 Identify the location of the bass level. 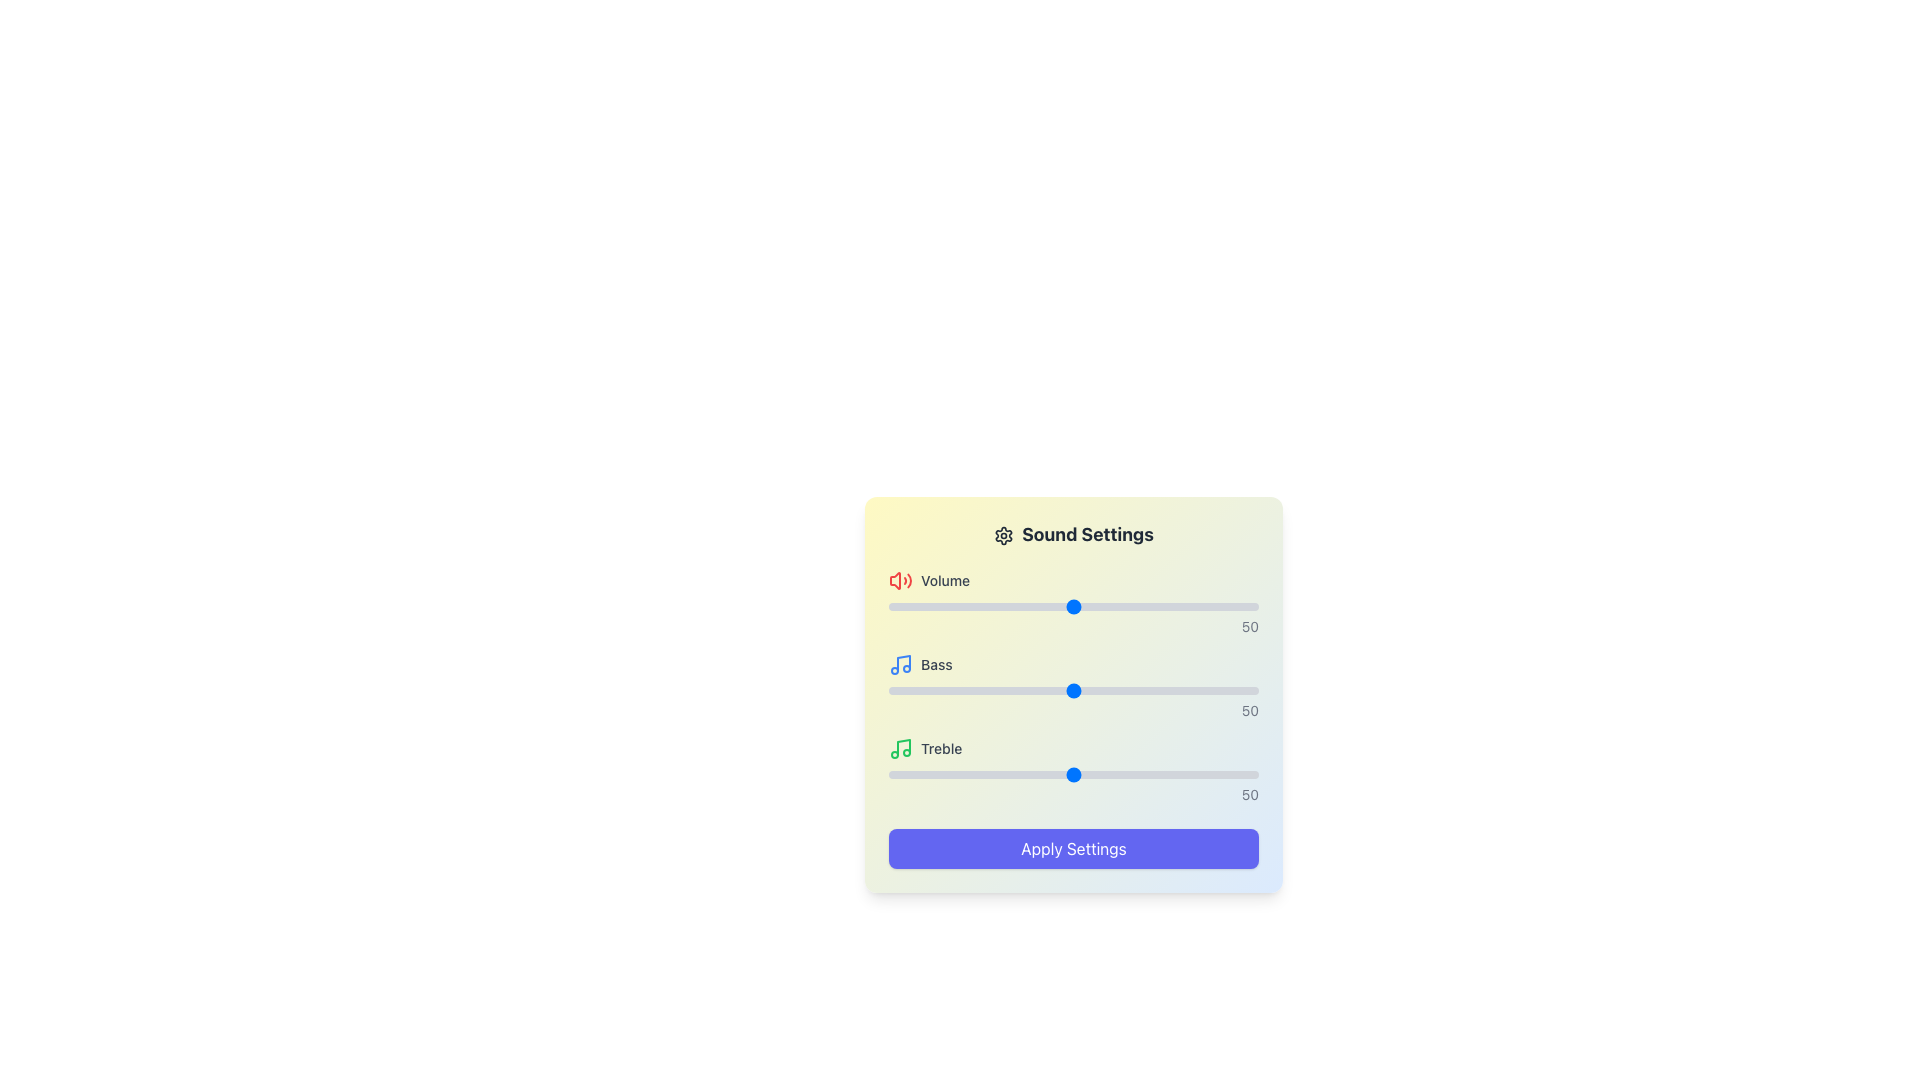
(996, 689).